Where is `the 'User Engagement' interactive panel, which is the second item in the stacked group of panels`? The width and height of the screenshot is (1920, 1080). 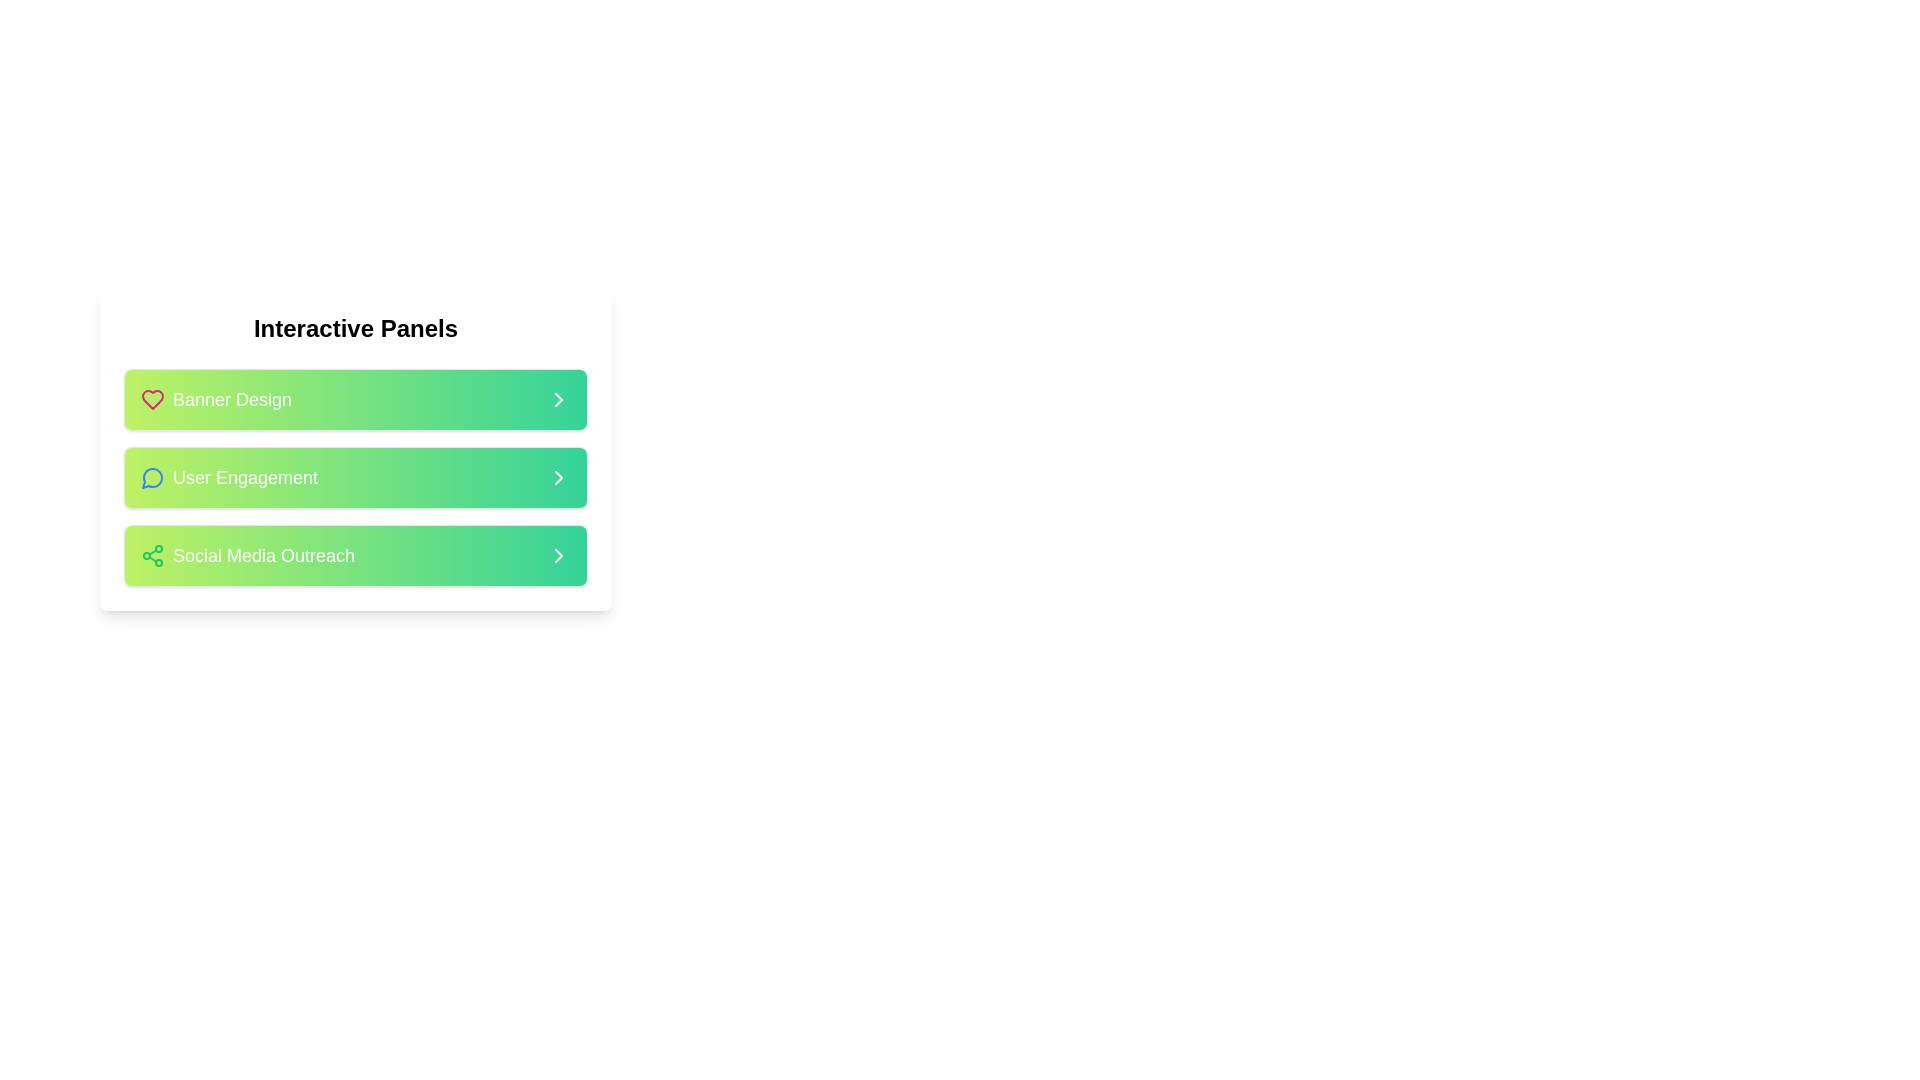 the 'User Engagement' interactive panel, which is the second item in the stacked group of panels is located at coordinates (229, 478).